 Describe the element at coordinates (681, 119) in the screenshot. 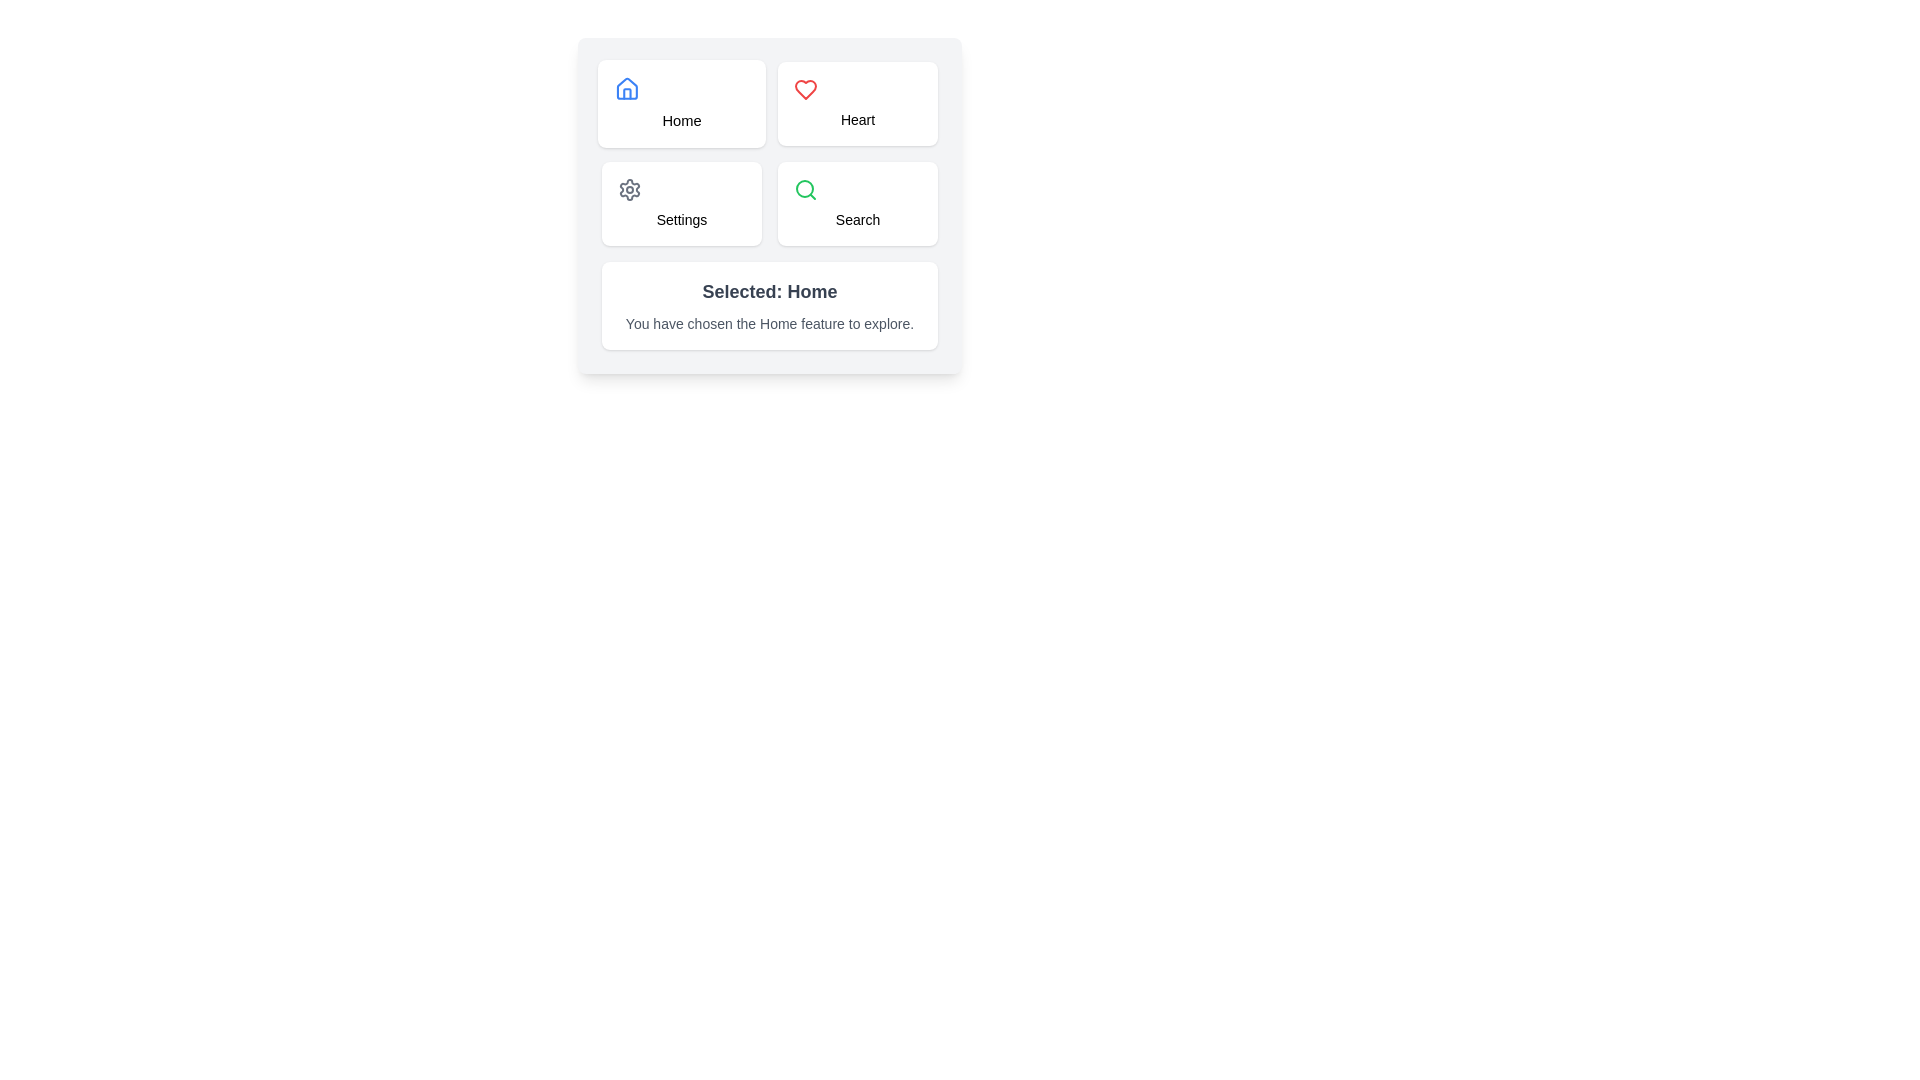

I see `the 'Home' text label, which is a small black font displayed below the house icon in the top left section of the button grid` at that location.